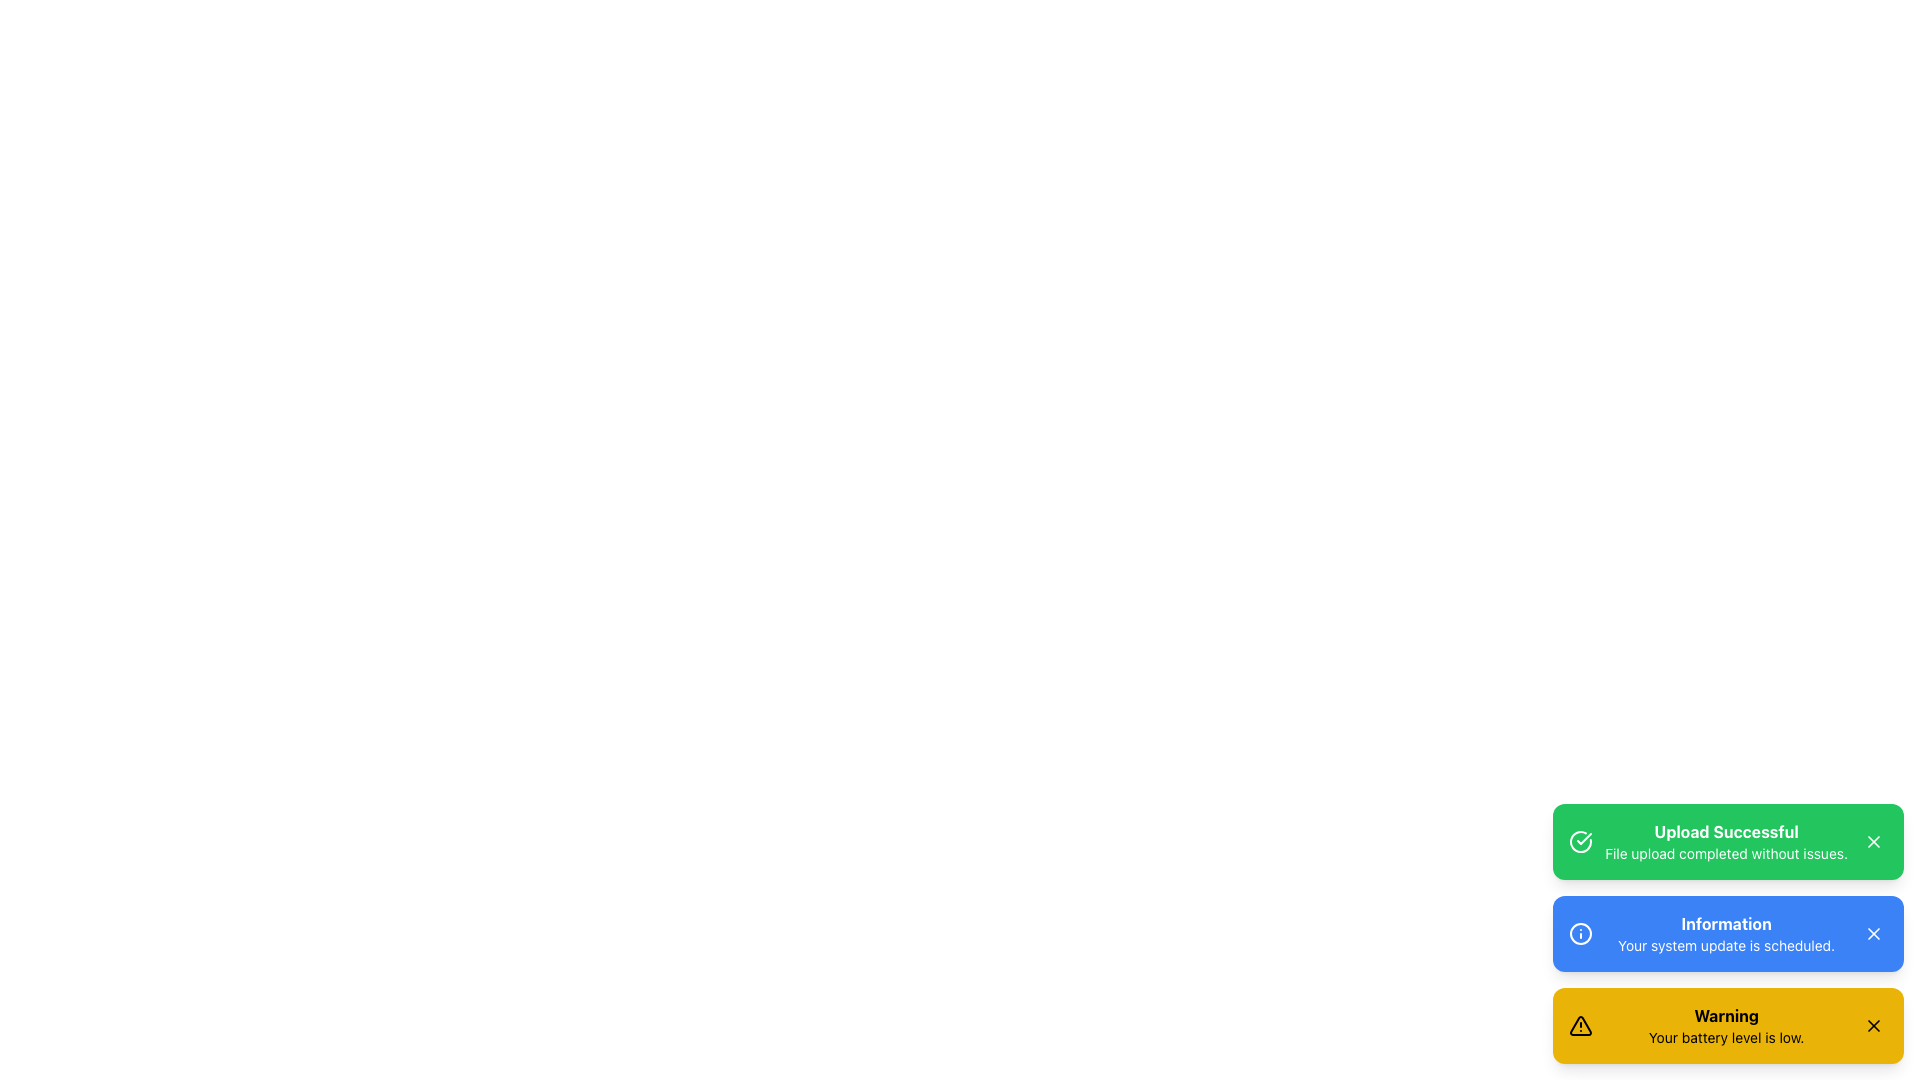  Describe the element at coordinates (1725, 841) in the screenshot. I see `message from the notification indicating that the file upload operation has been completed successfully, which is displayed at the top of the notification stack within a green card` at that location.